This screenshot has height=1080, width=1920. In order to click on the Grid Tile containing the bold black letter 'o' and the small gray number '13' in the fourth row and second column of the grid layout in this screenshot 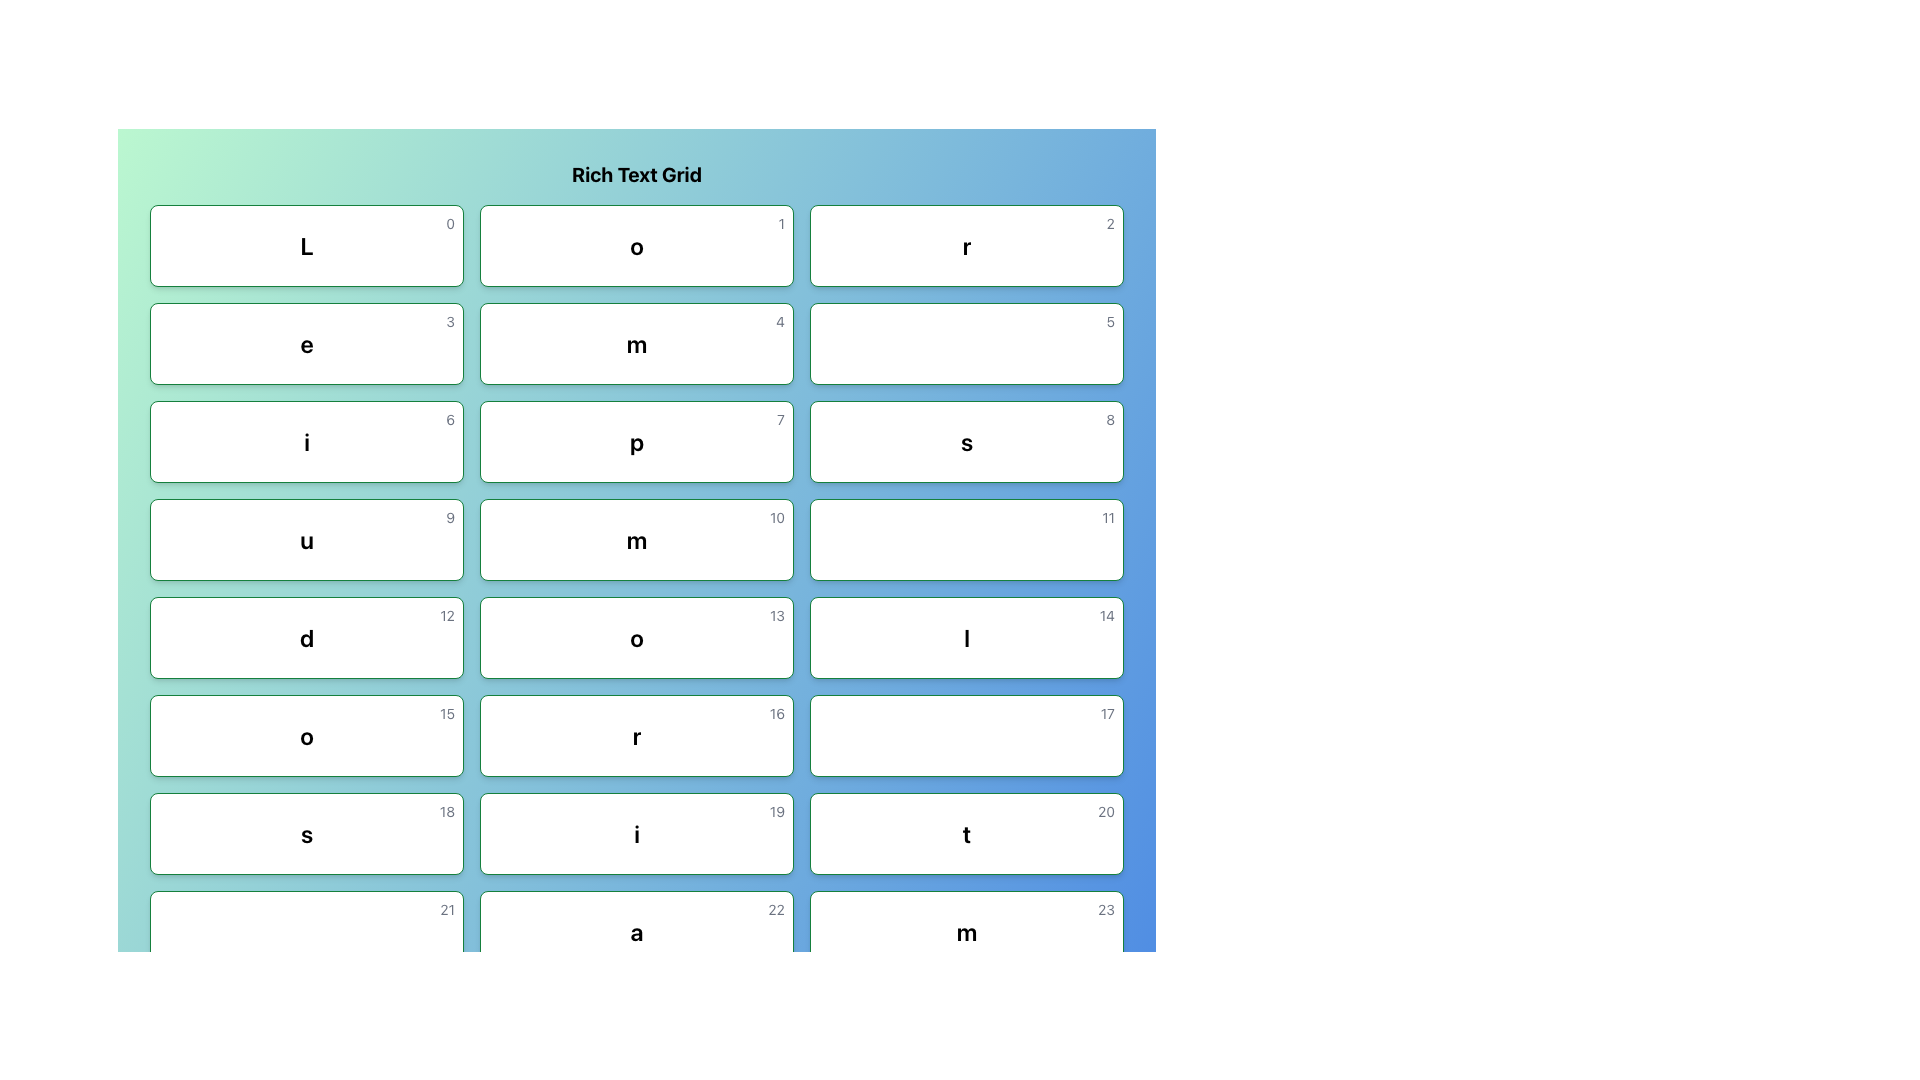, I will do `click(636, 637)`.